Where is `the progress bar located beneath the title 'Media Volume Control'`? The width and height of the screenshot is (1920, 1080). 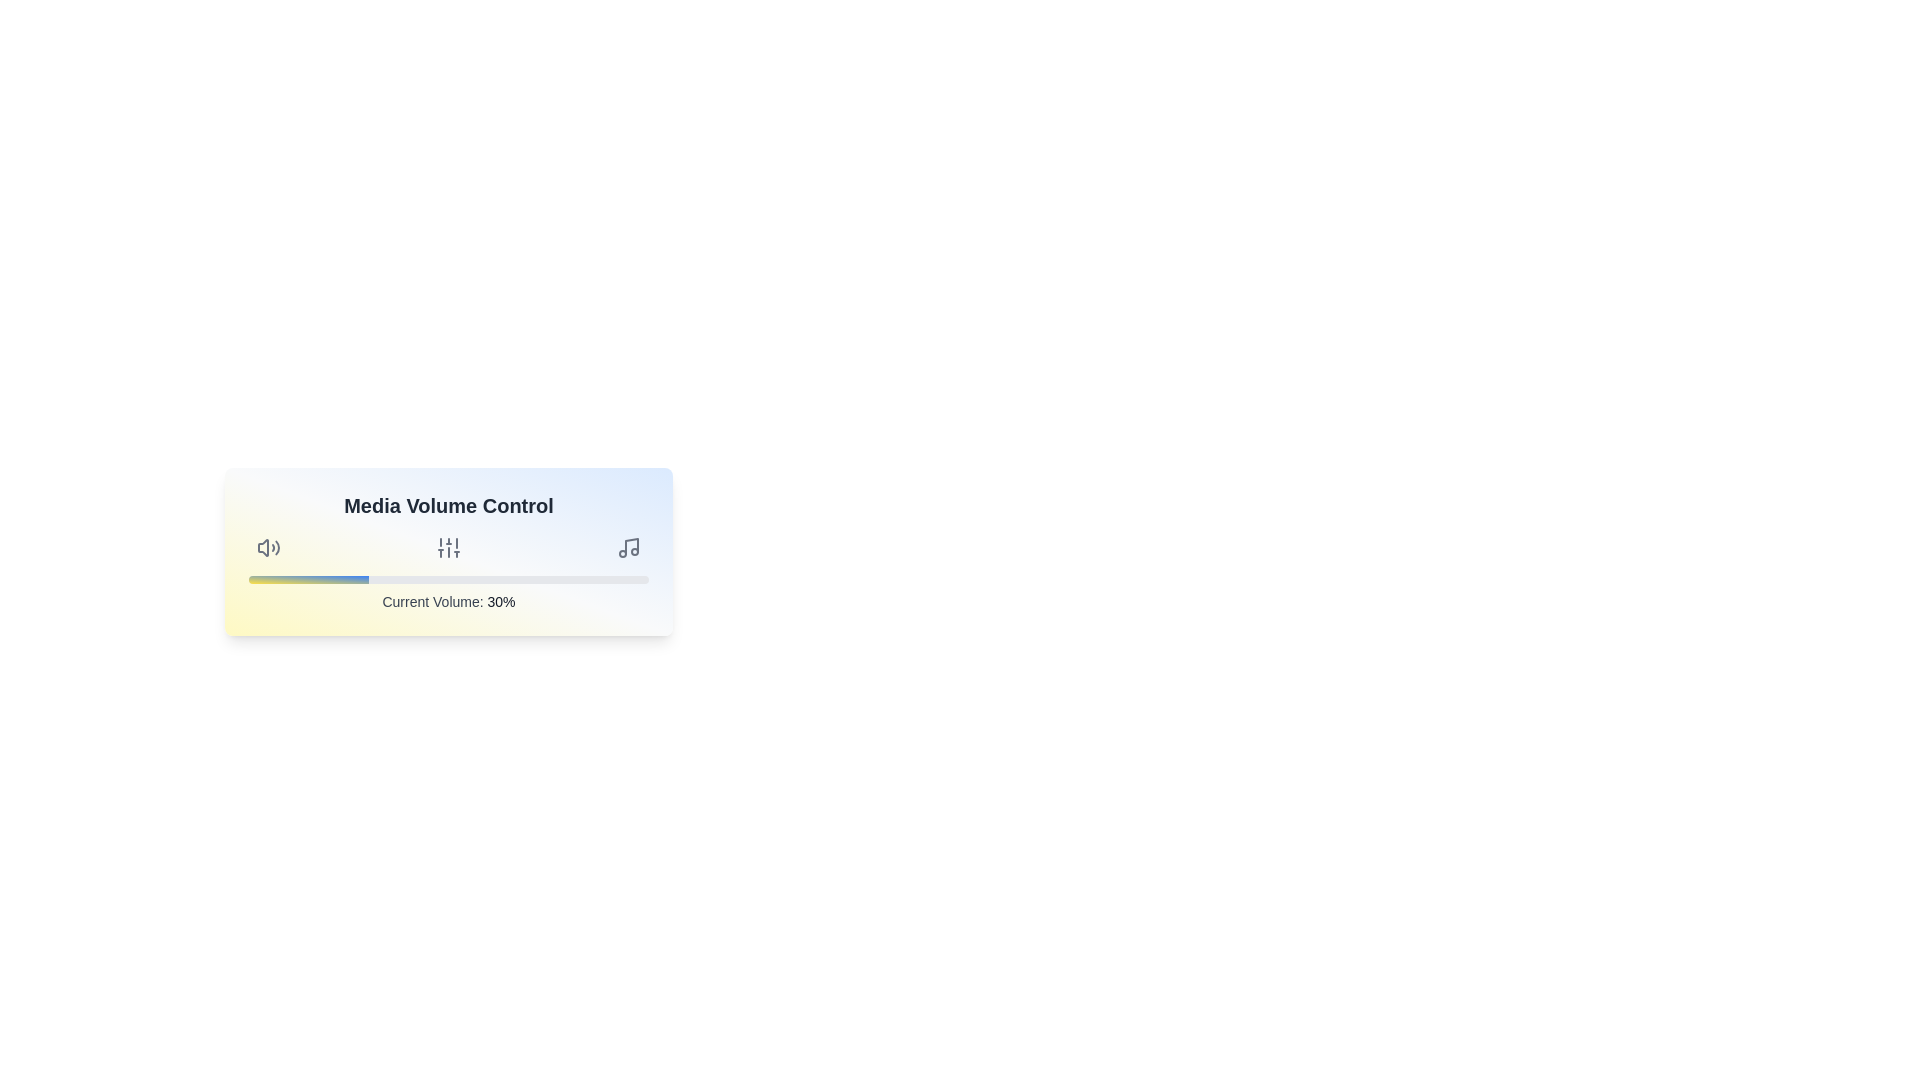
the progress bar located beneath the title 'Media Volume Control' is located at coordinates (448, 579).